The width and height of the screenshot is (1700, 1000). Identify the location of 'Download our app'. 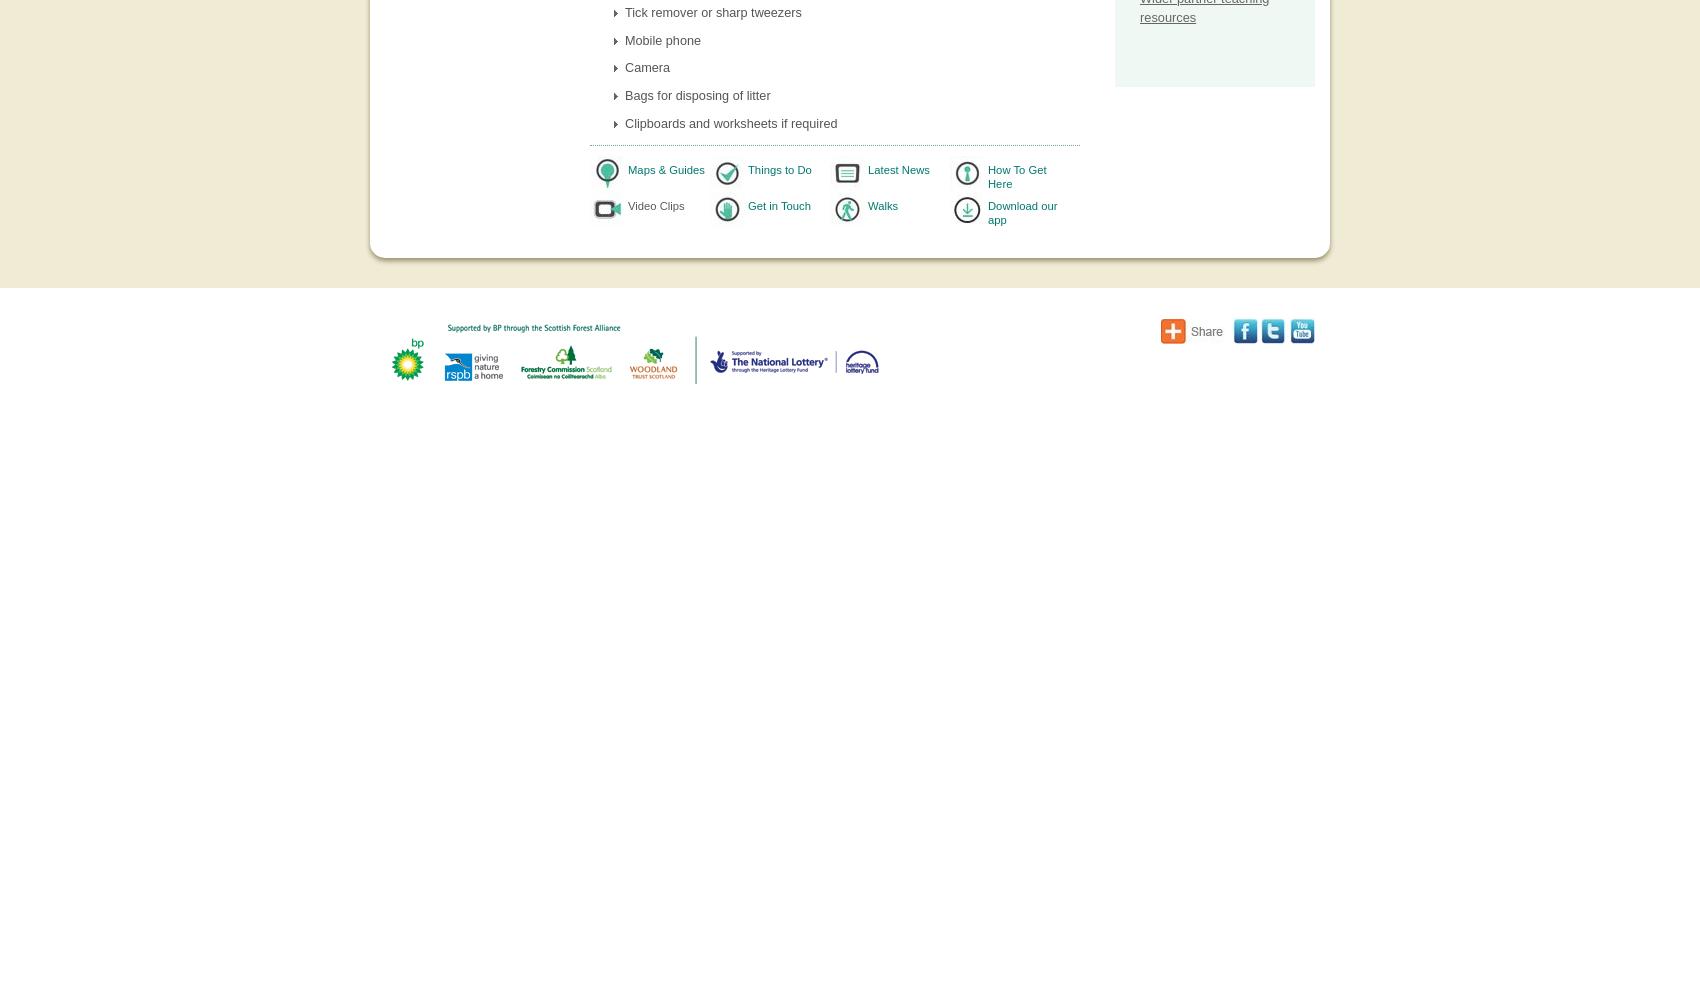
(1021, 211).